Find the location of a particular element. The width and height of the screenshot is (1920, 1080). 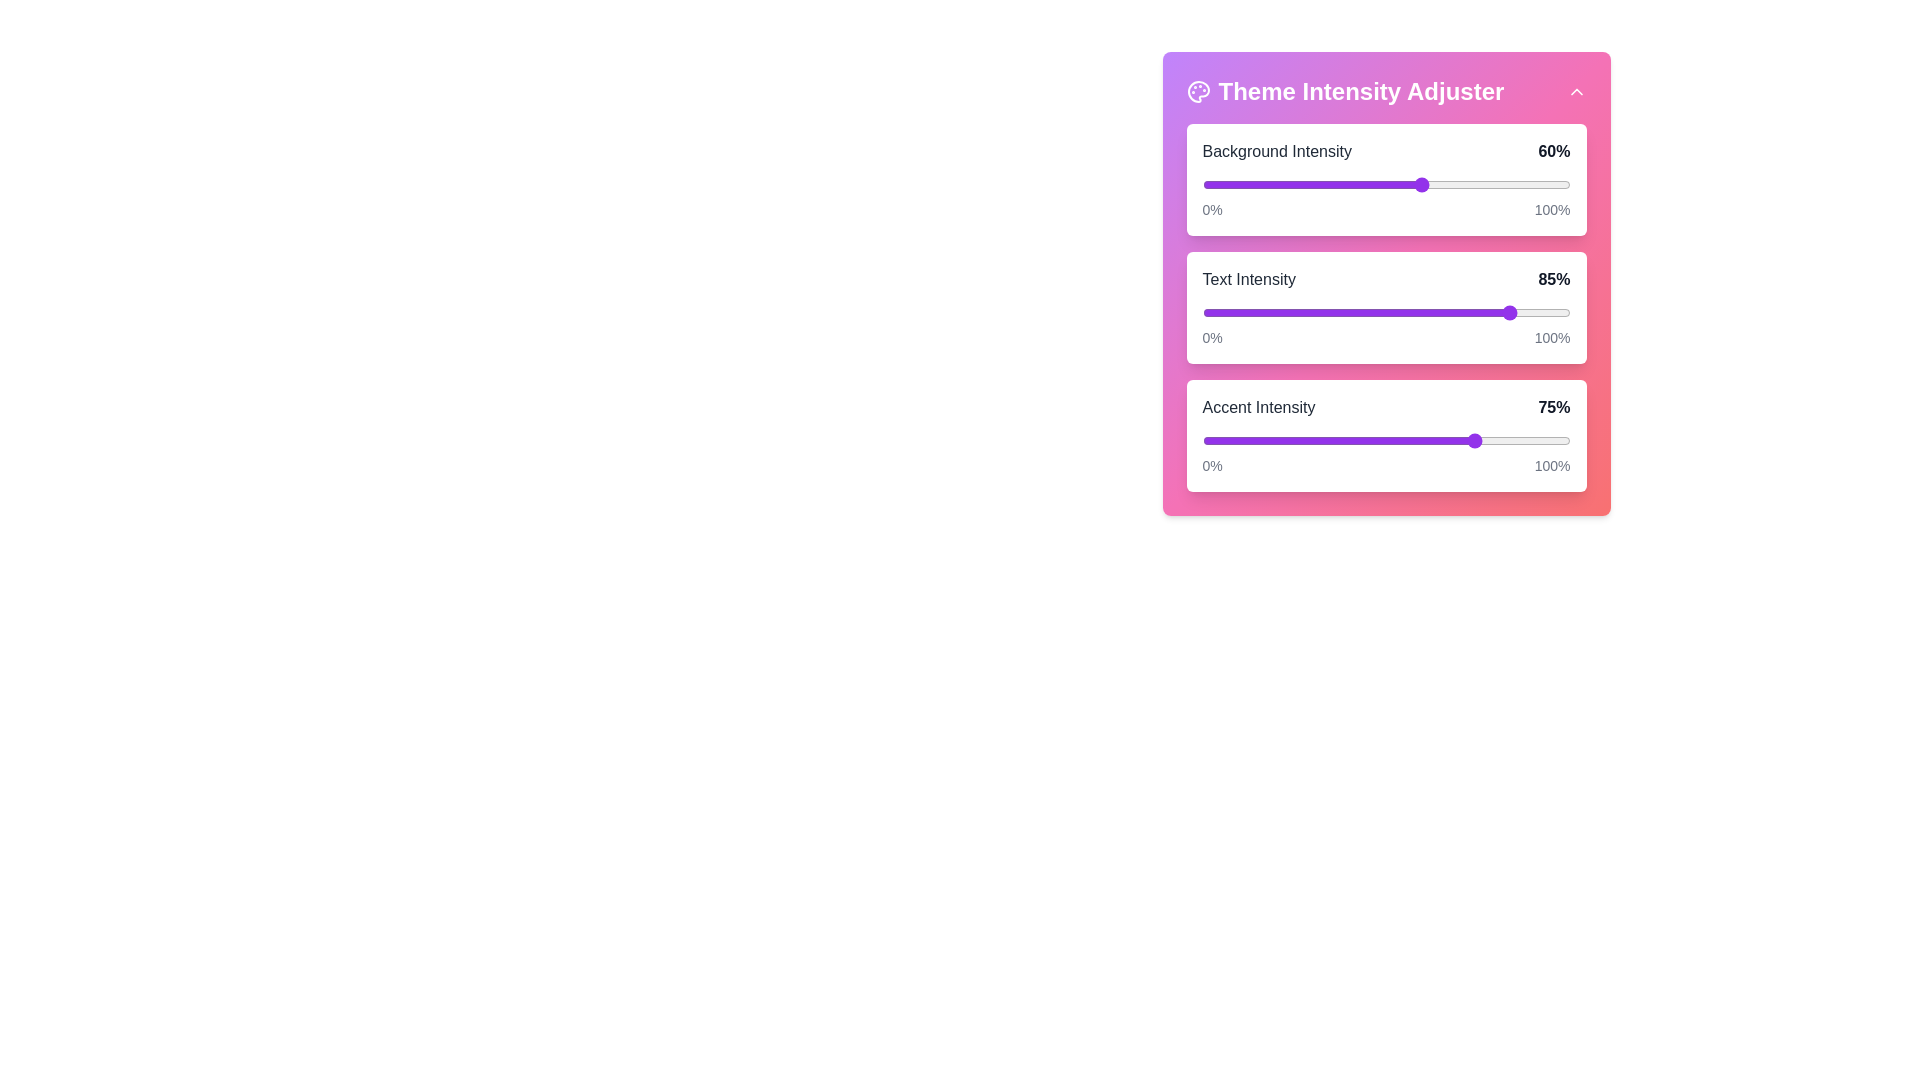

the minimum value label (0%) for the 'Text Intensity' slider is located at coordinates (1211, 209).